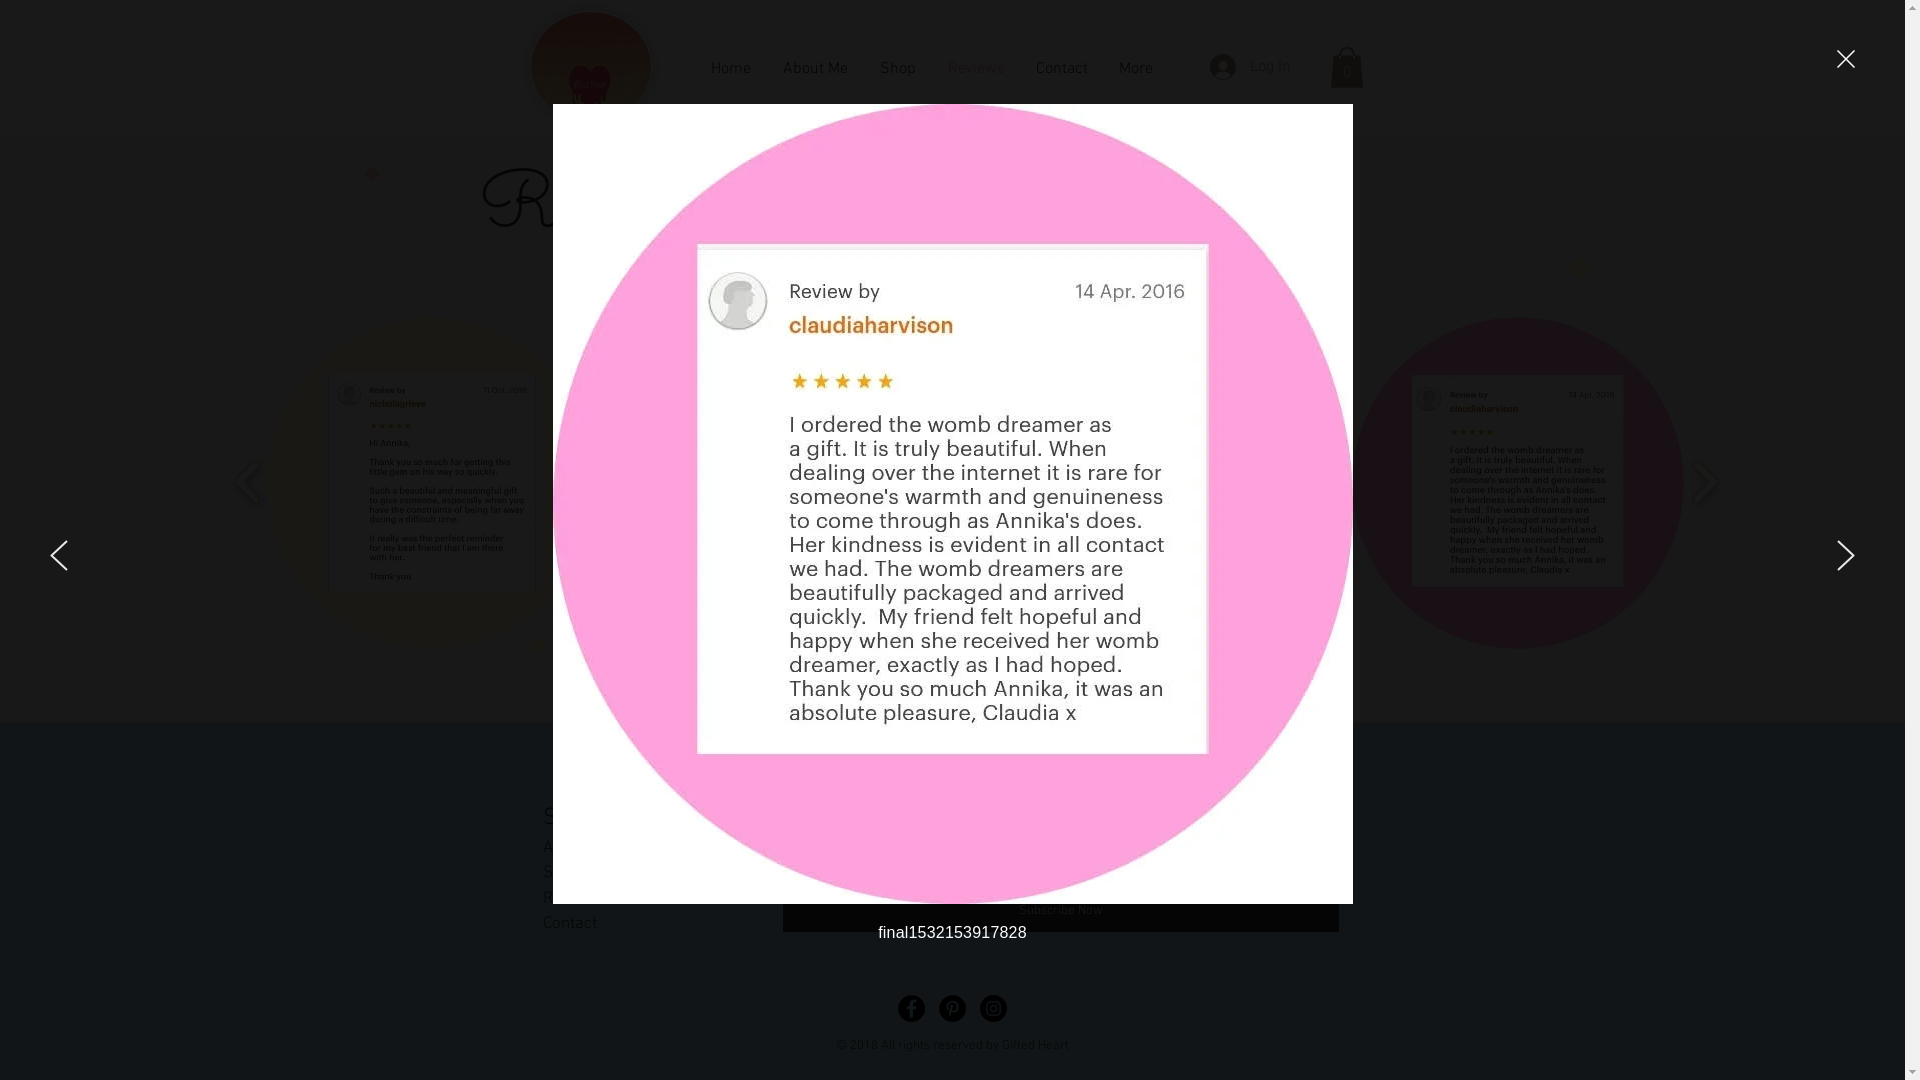 The width and height of the screenshot is (1920, 1080). I want to click on '0', so click(1347, 66).